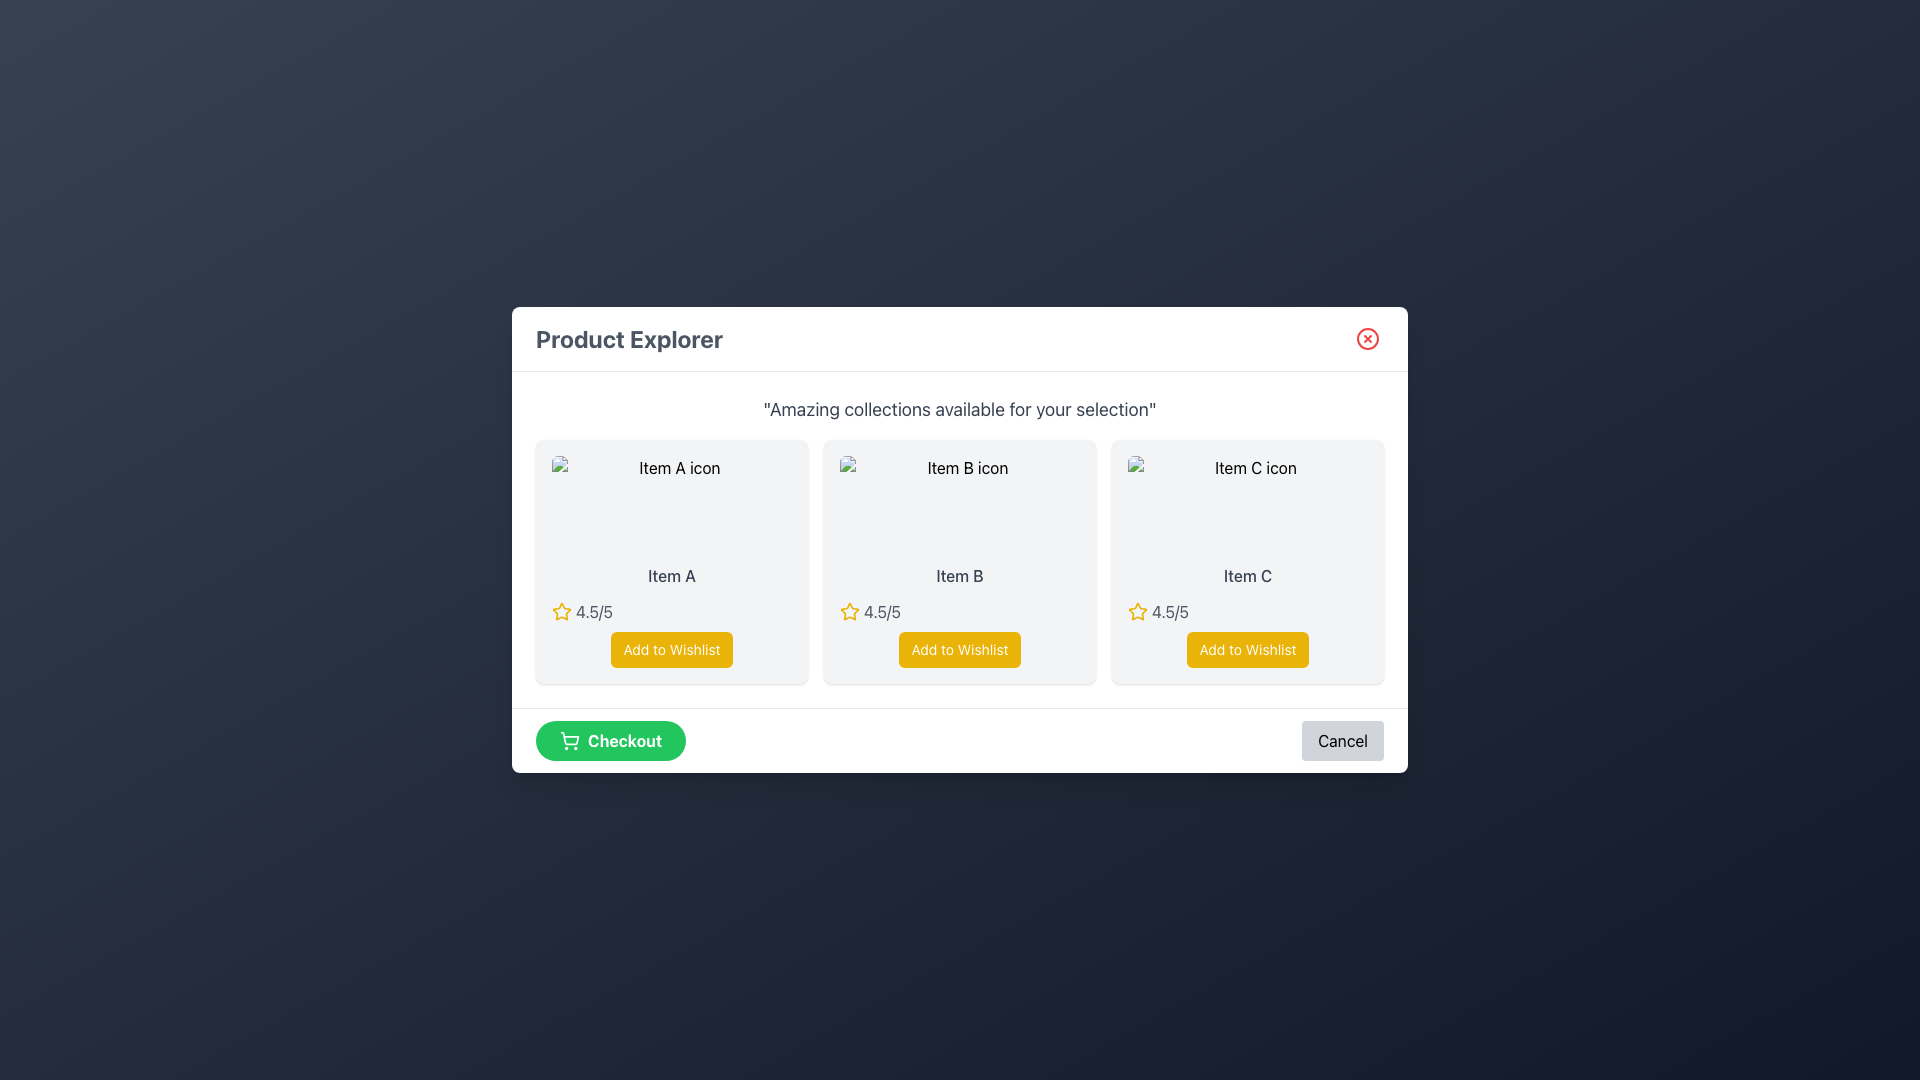 The width and height of the screenshot is (1920, 1080). Describe the element at coordinates (1247, 575) in the screenshot. I see `the text element displaying 'Item C', which is styled in a medium-weight gray font and located in the third column of a grid within a modal popup` at that location.